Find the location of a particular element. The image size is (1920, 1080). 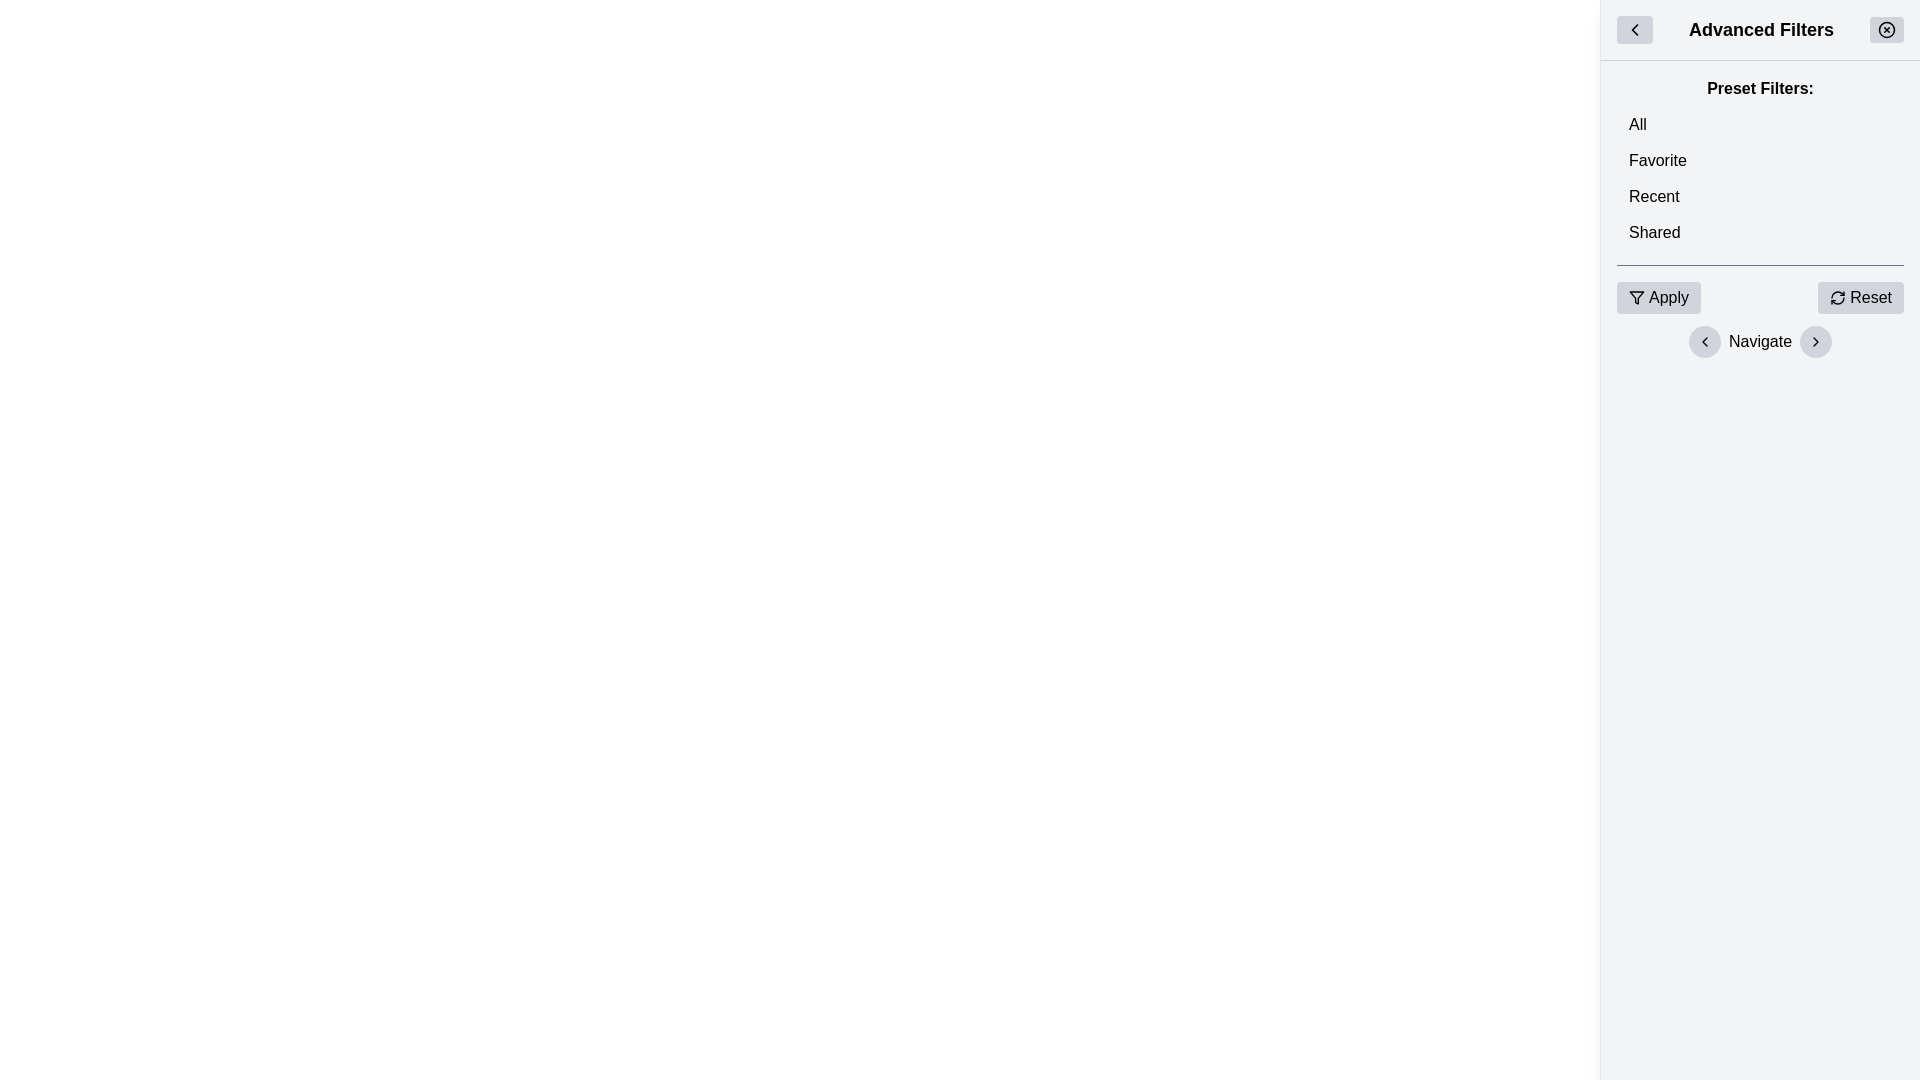

the 'Shared' button, which is the fourth item in a vertical list of filter options in the right-hand sidebar, to observe the background color change is located at coordinates (1760, 231).